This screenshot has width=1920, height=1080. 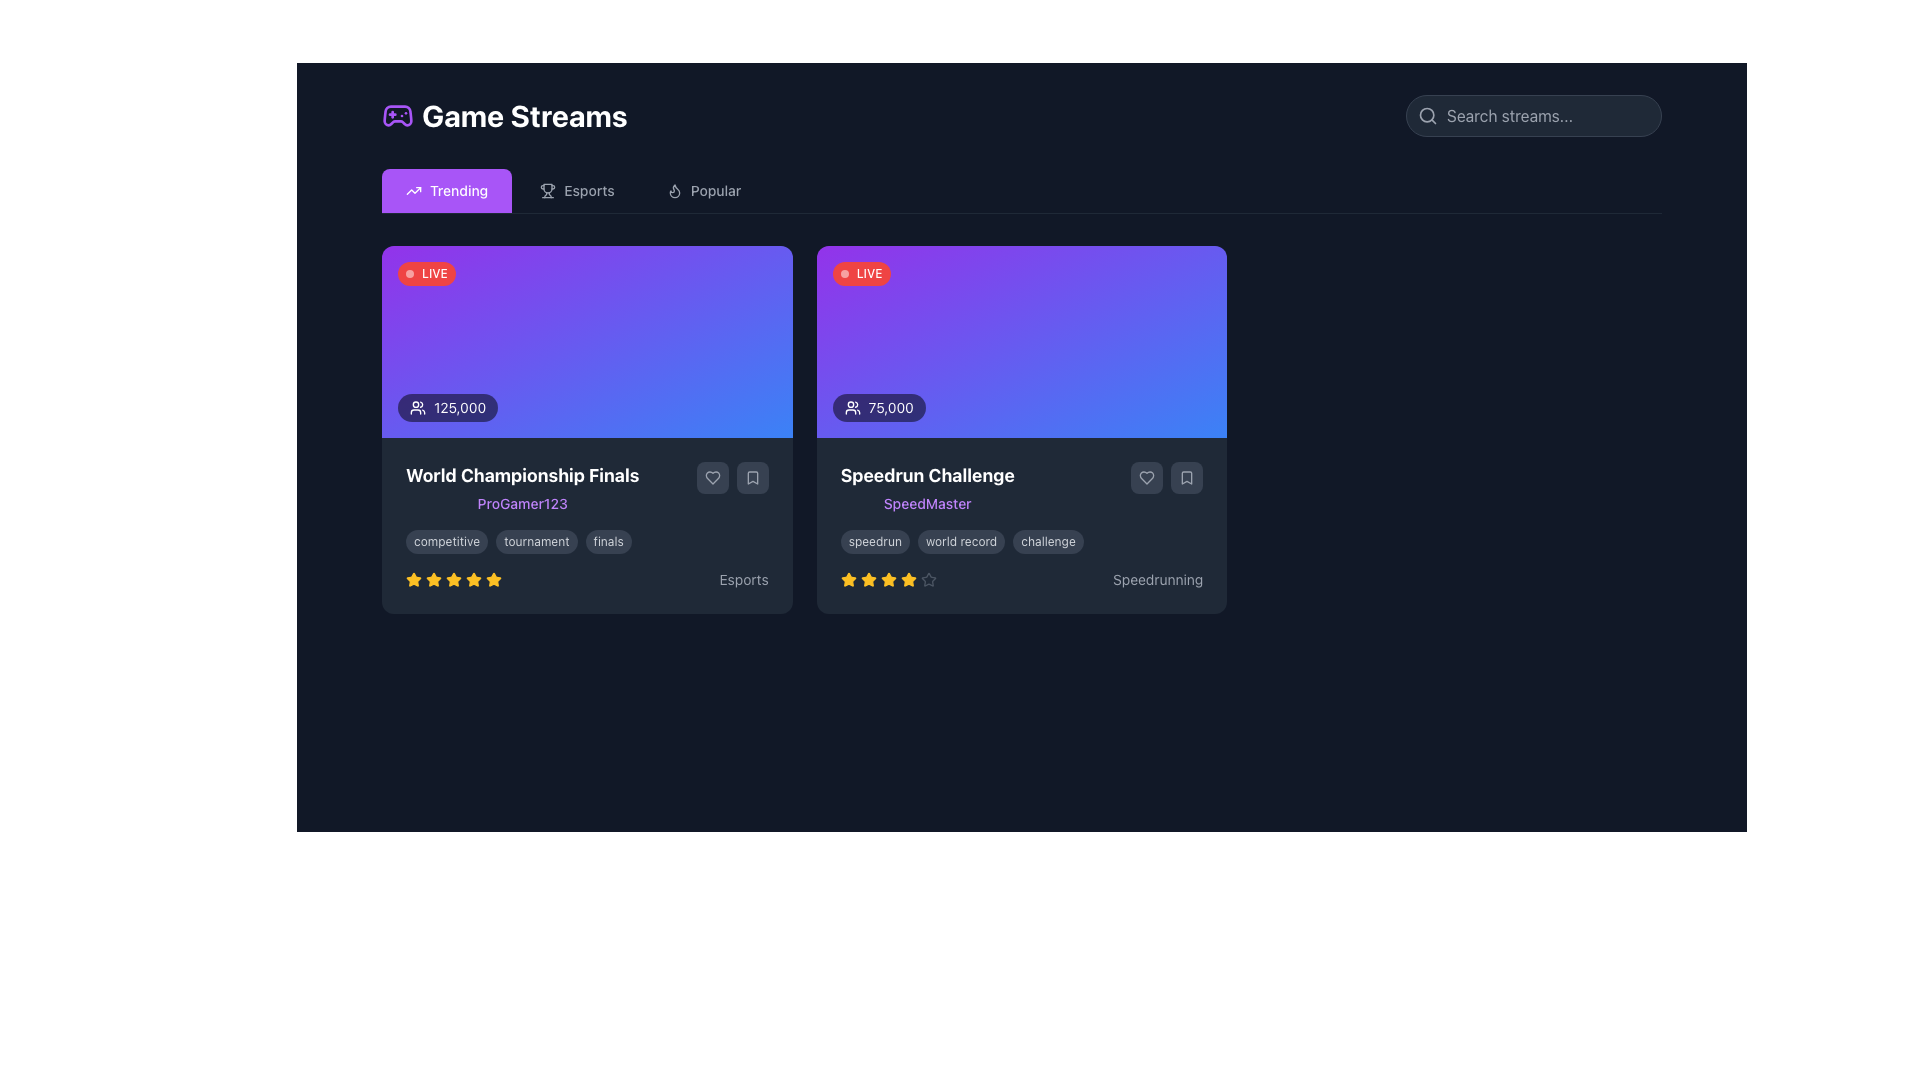 I want to click on the bookmark icon located in the bottom-right corner of the 'Speedrun Challenge' card by 'SpeedMaster', so click(x=1187, y=478).